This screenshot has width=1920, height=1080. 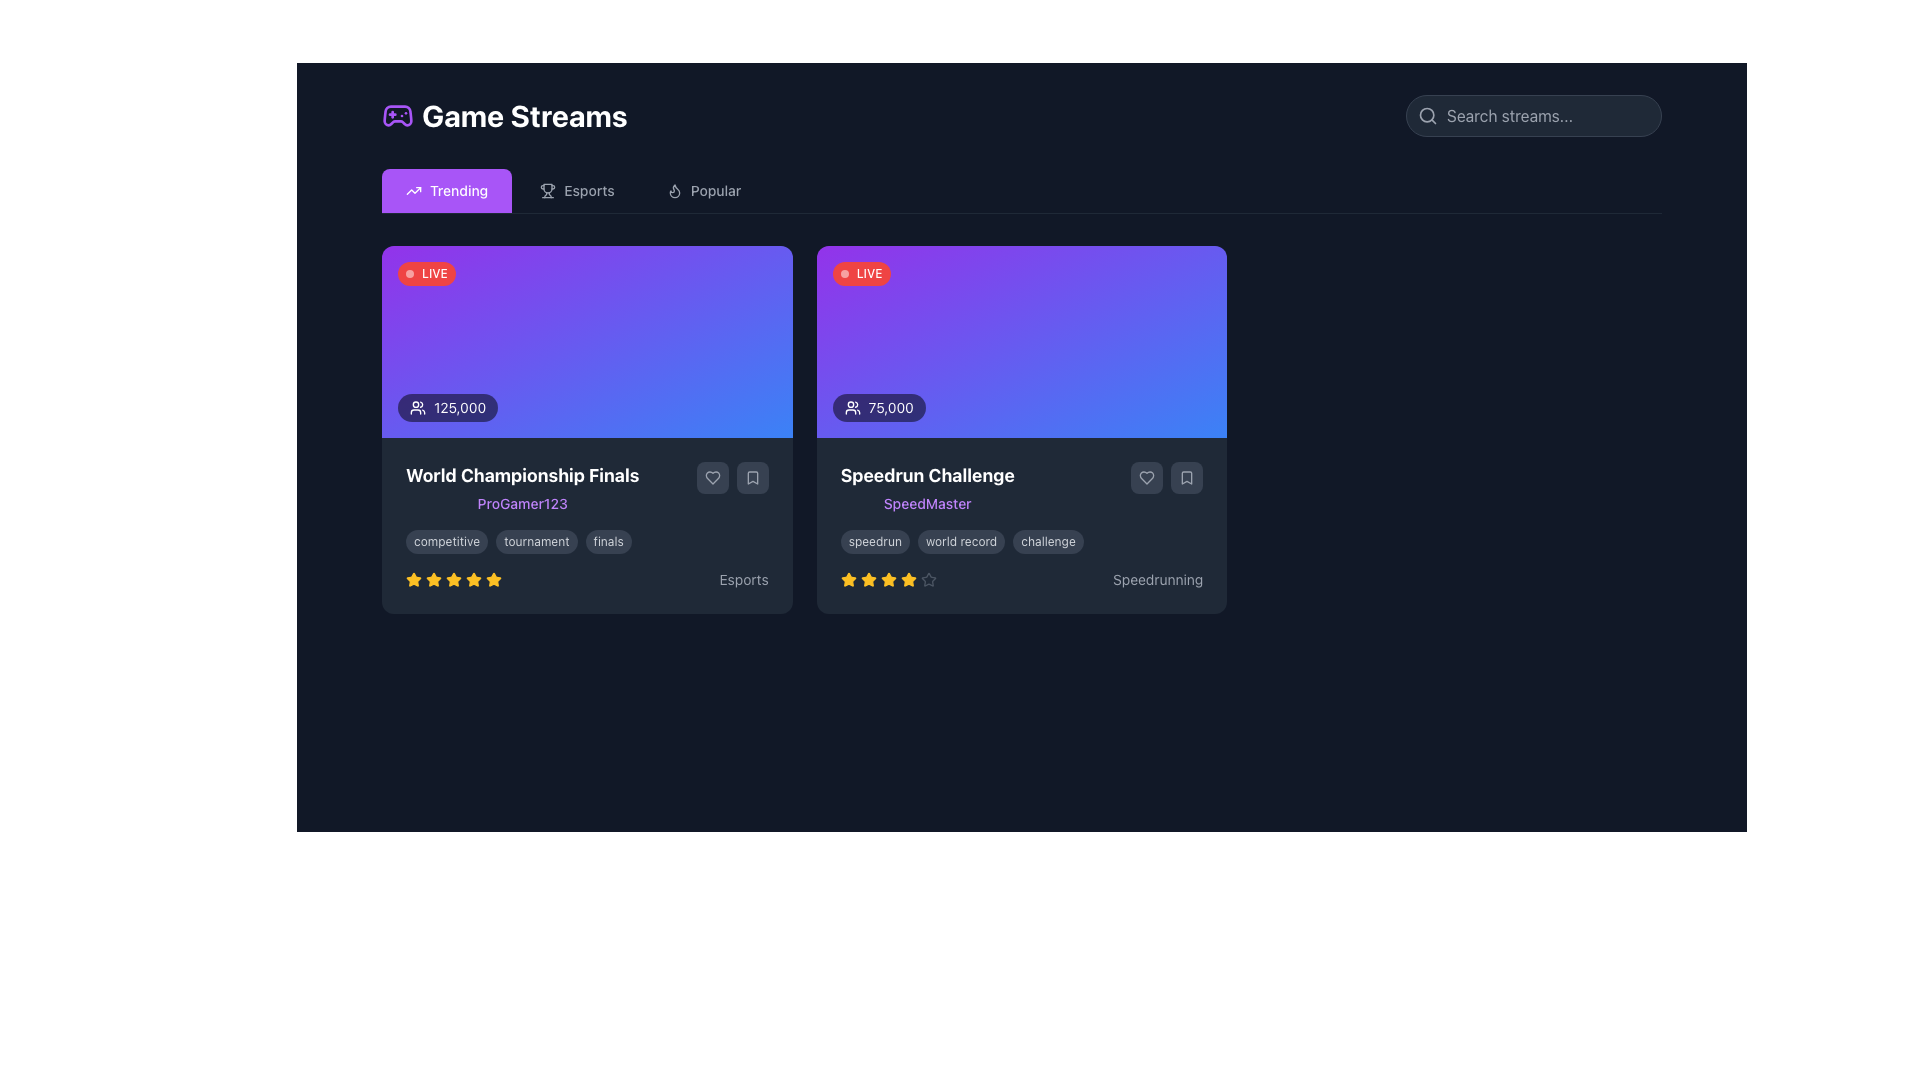 I want to click on the bookmark icon located in the bottom-right corner of the 'Speedrun Challenge' card by 'SpeedMaster', so click(x=1187, y=478).